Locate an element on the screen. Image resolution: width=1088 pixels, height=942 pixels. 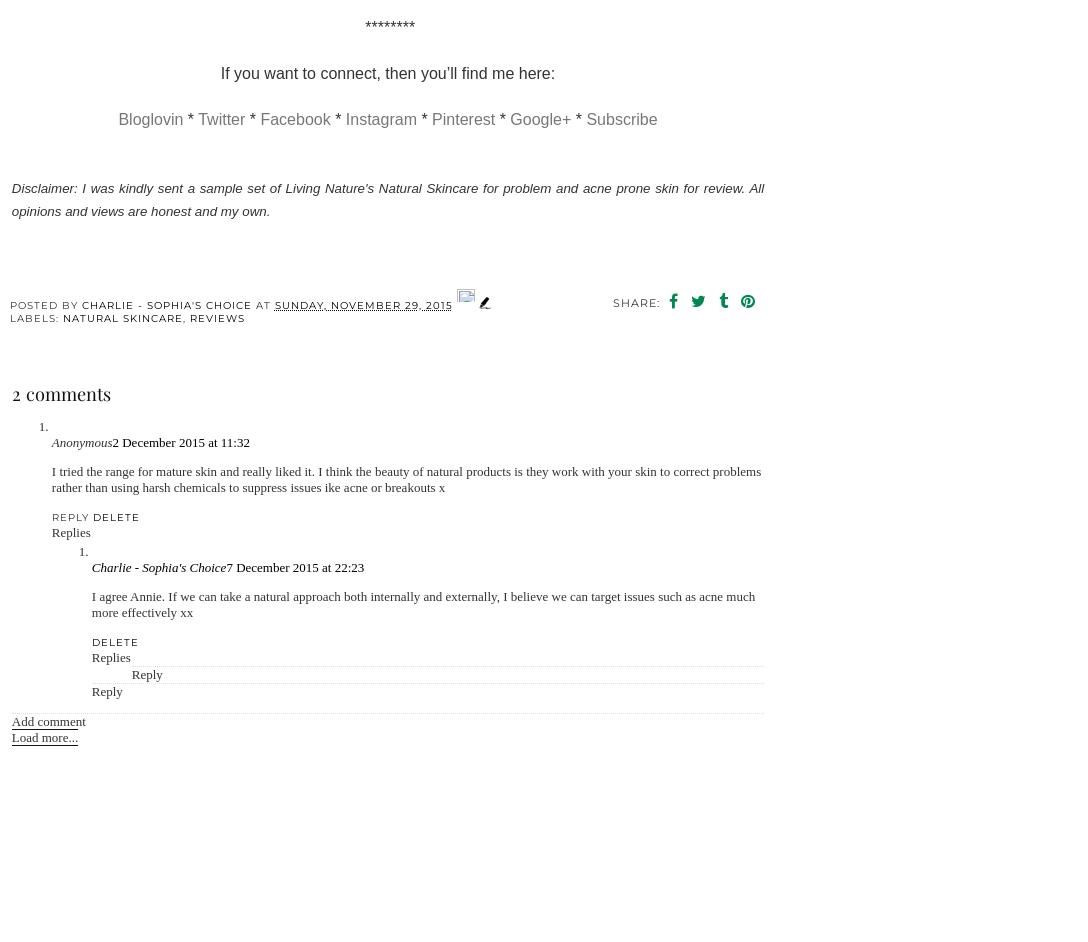
'Posted by' is located at coordinates (45, 304).